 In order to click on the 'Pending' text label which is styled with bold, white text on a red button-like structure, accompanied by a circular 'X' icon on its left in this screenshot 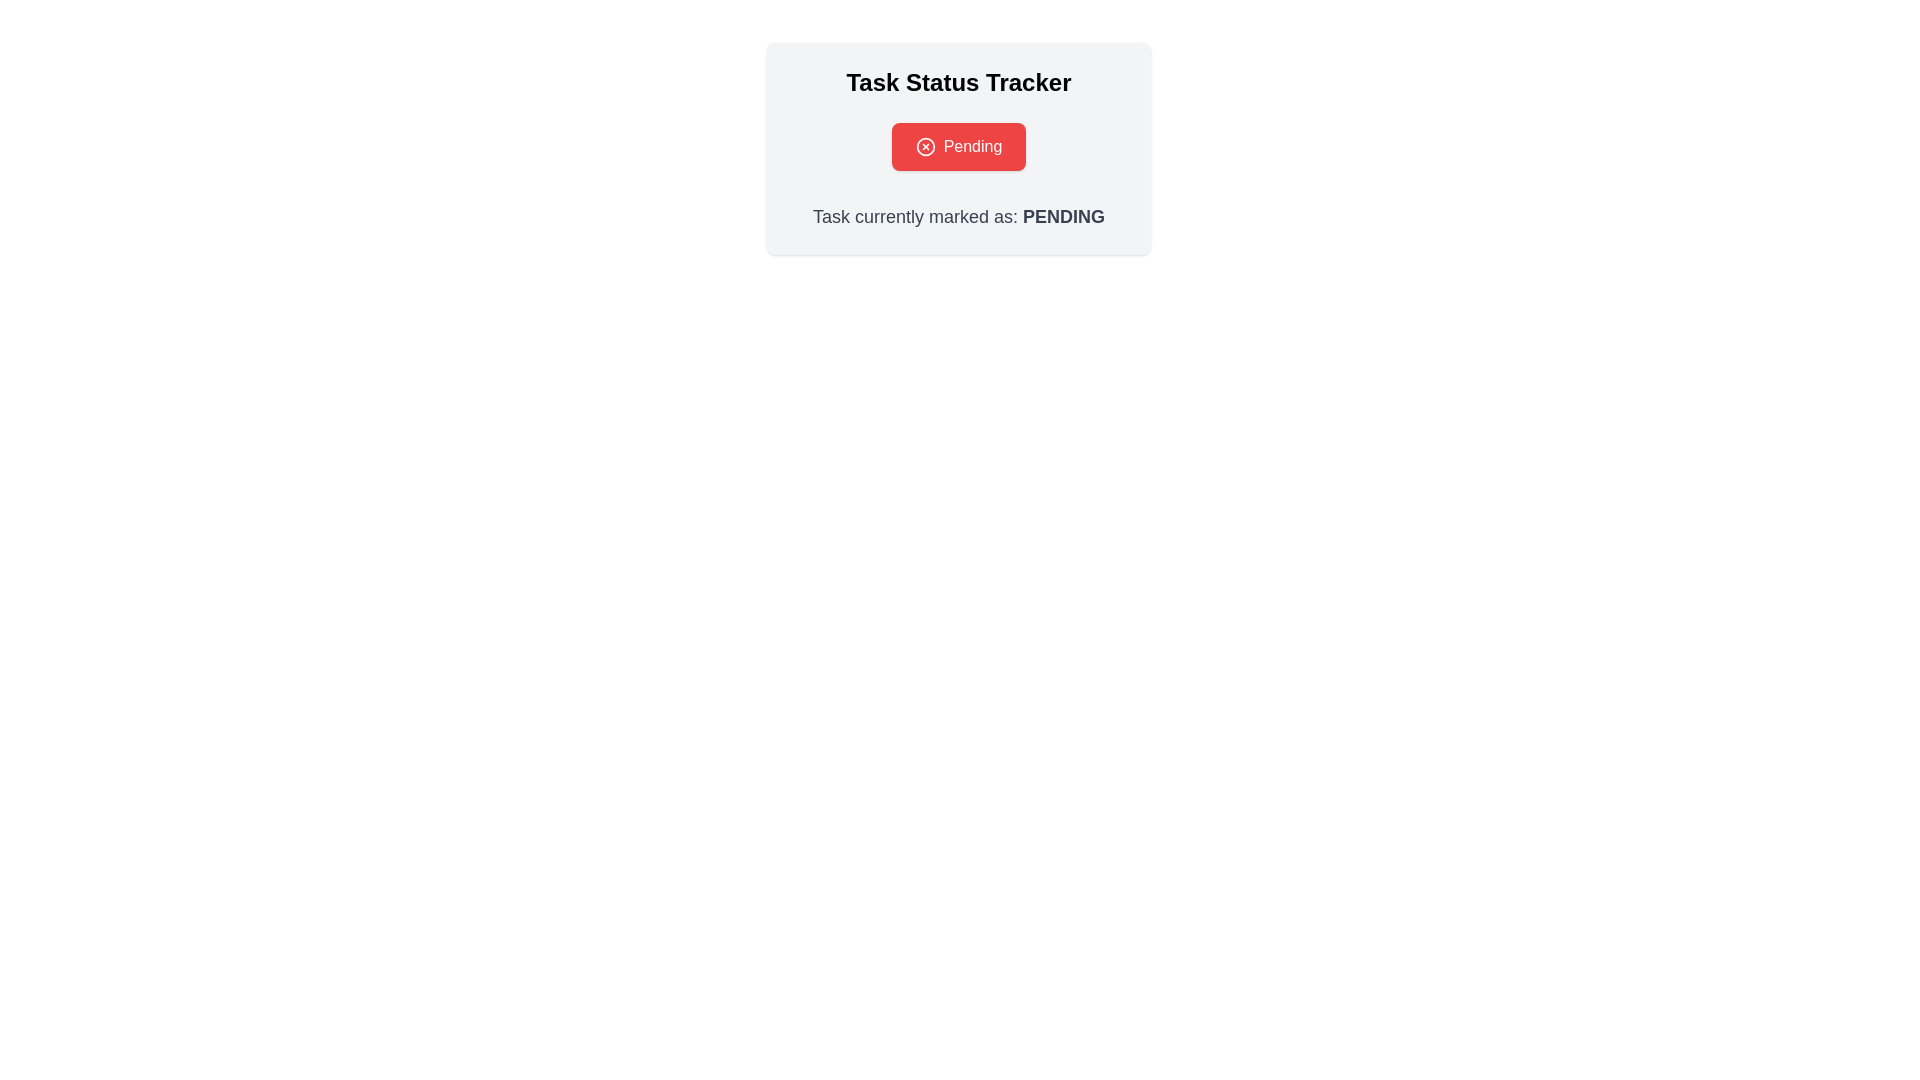, I will do `click(958, 145)`.